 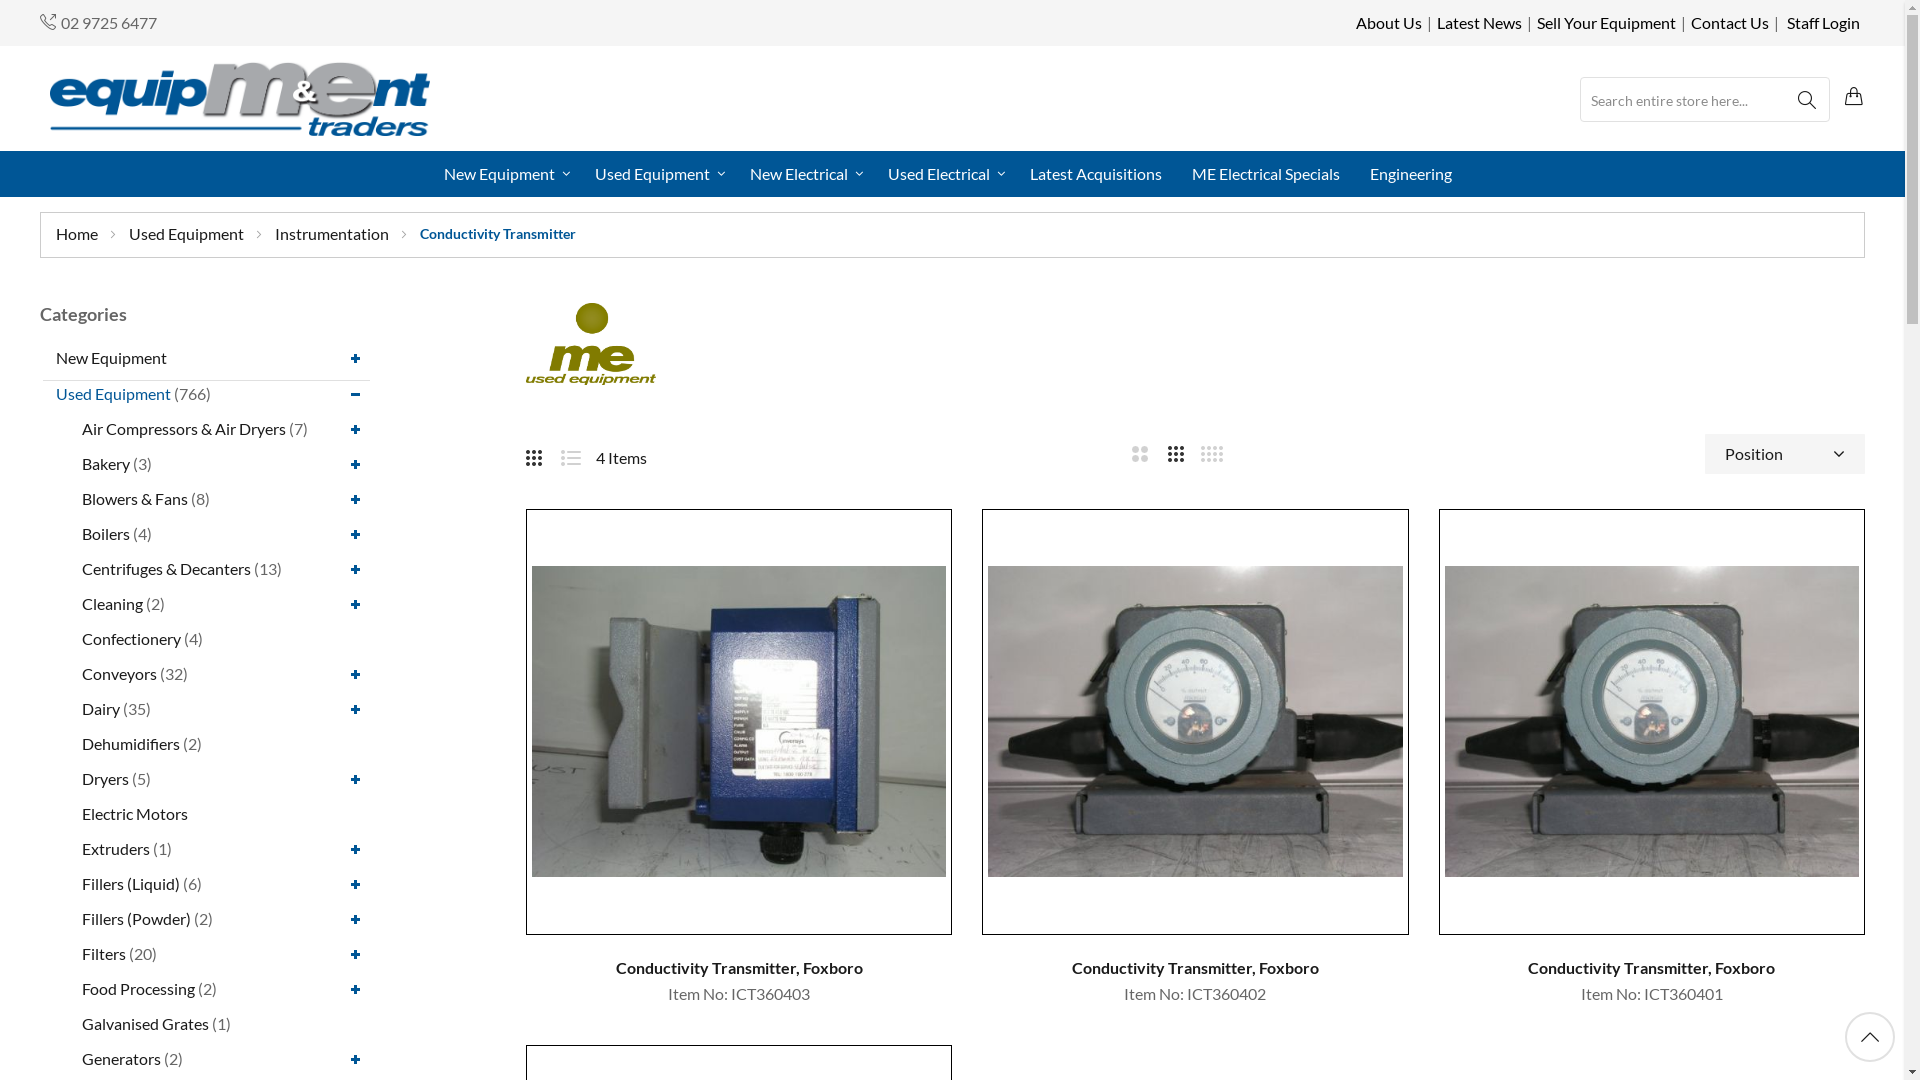 I want to click on 'Electric Motors', so click(x=133, y=813).